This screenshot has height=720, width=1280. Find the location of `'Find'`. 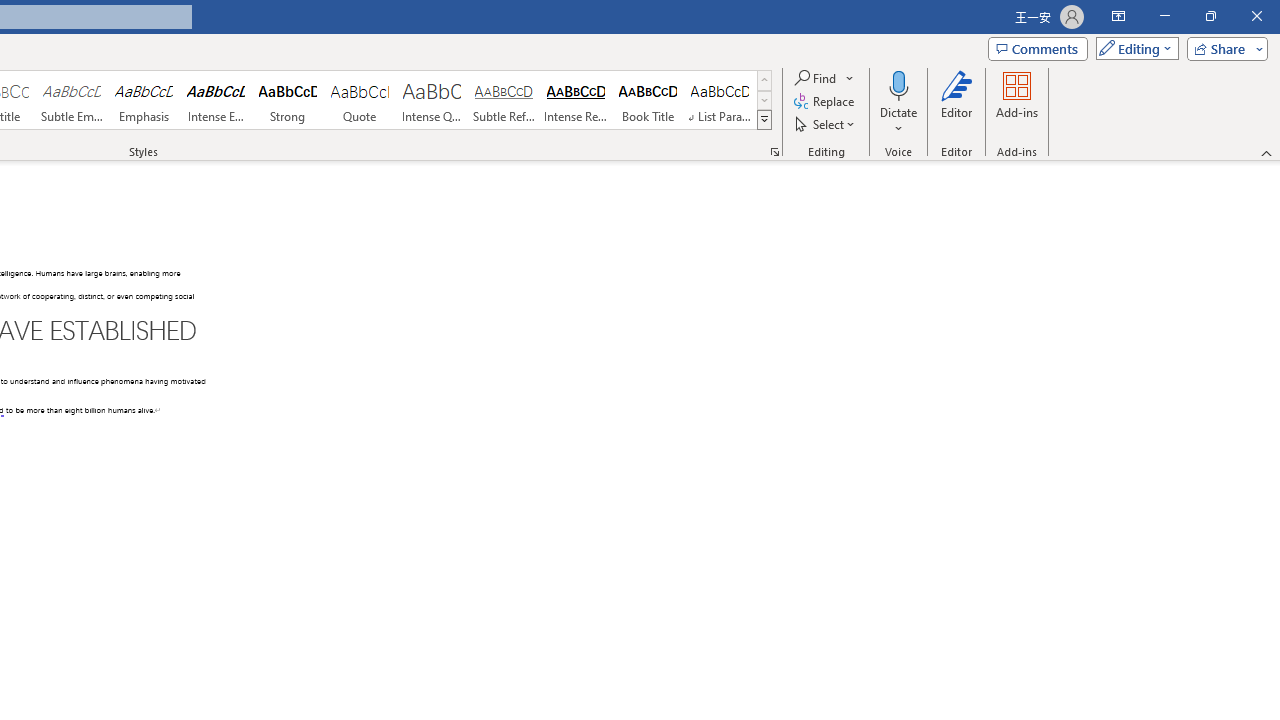

'Find' is located at coordinates (817, 77).